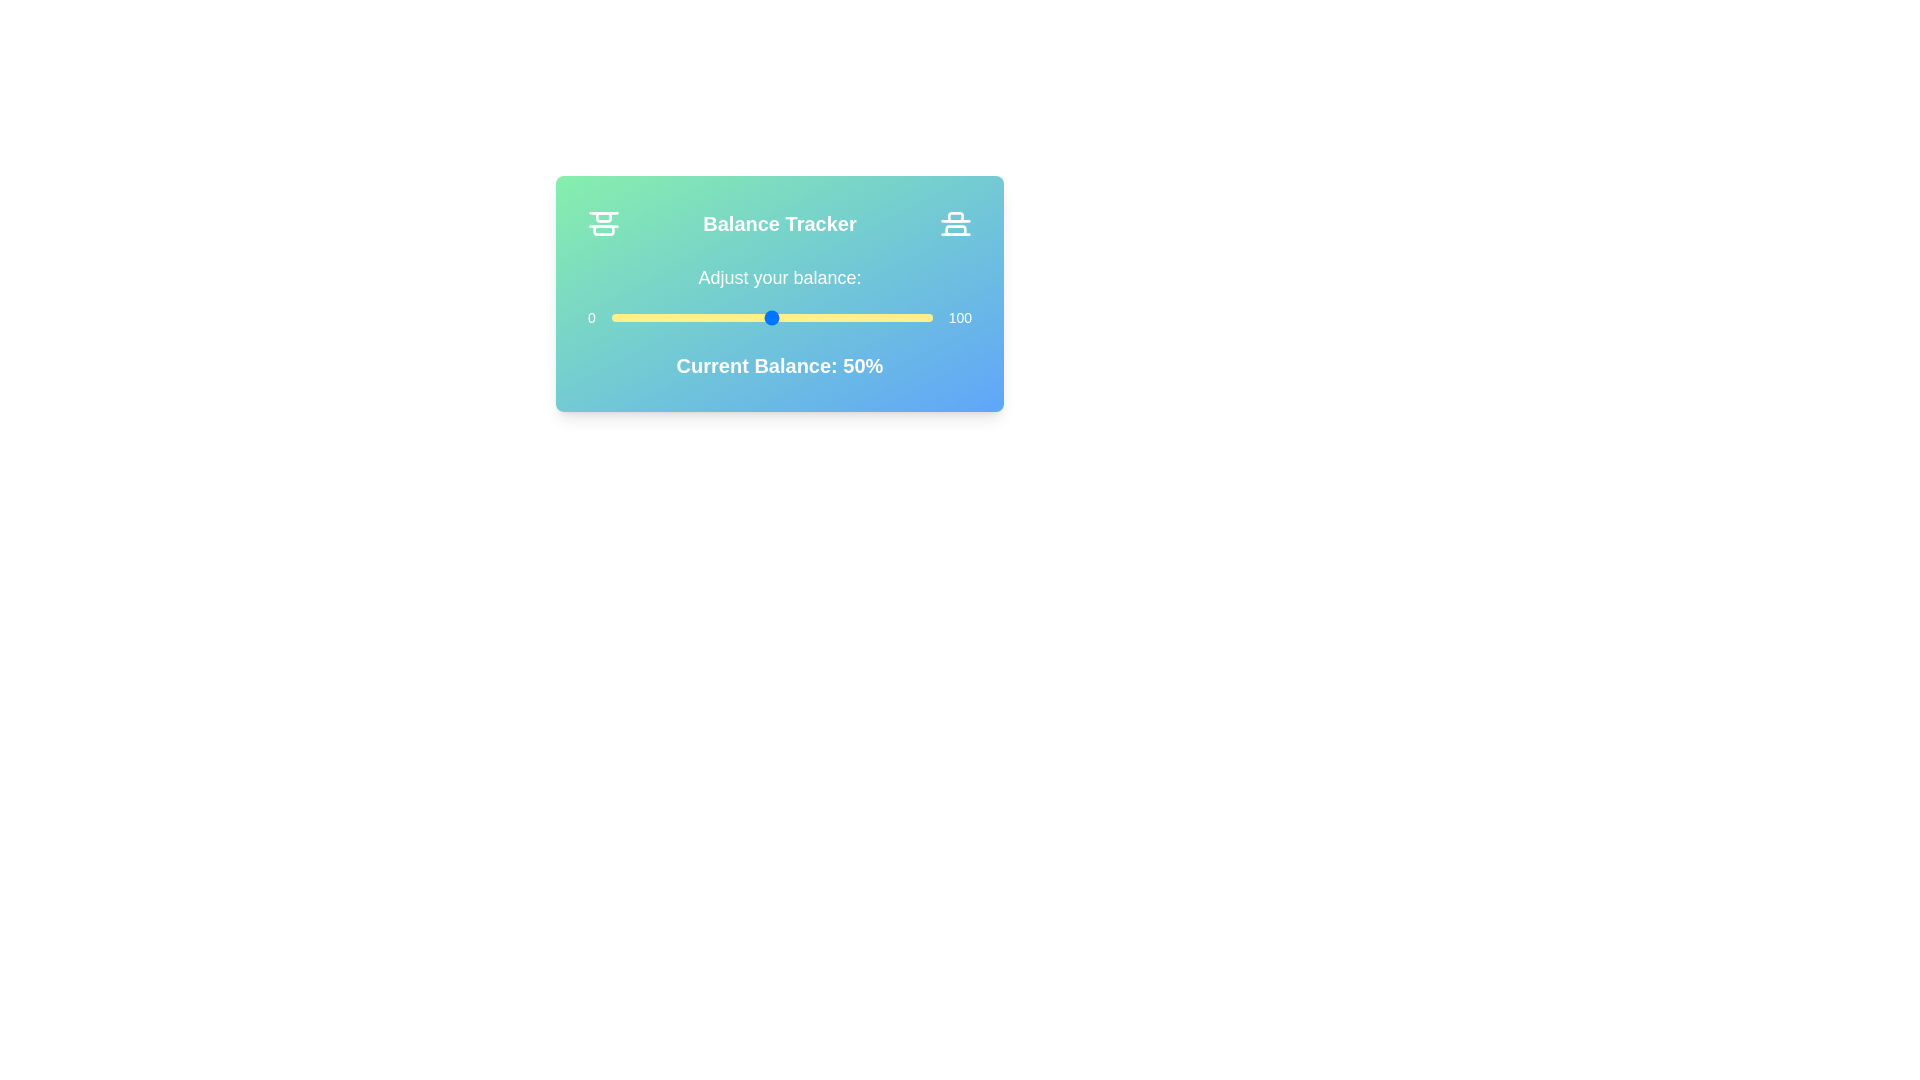 The height and width of the screenshot is (1080, 1920). What do you see at coordinates (603, 223) in the screenshot?
I see `the left icon in the BalanceTracker component` at bounding box center [603, 223].